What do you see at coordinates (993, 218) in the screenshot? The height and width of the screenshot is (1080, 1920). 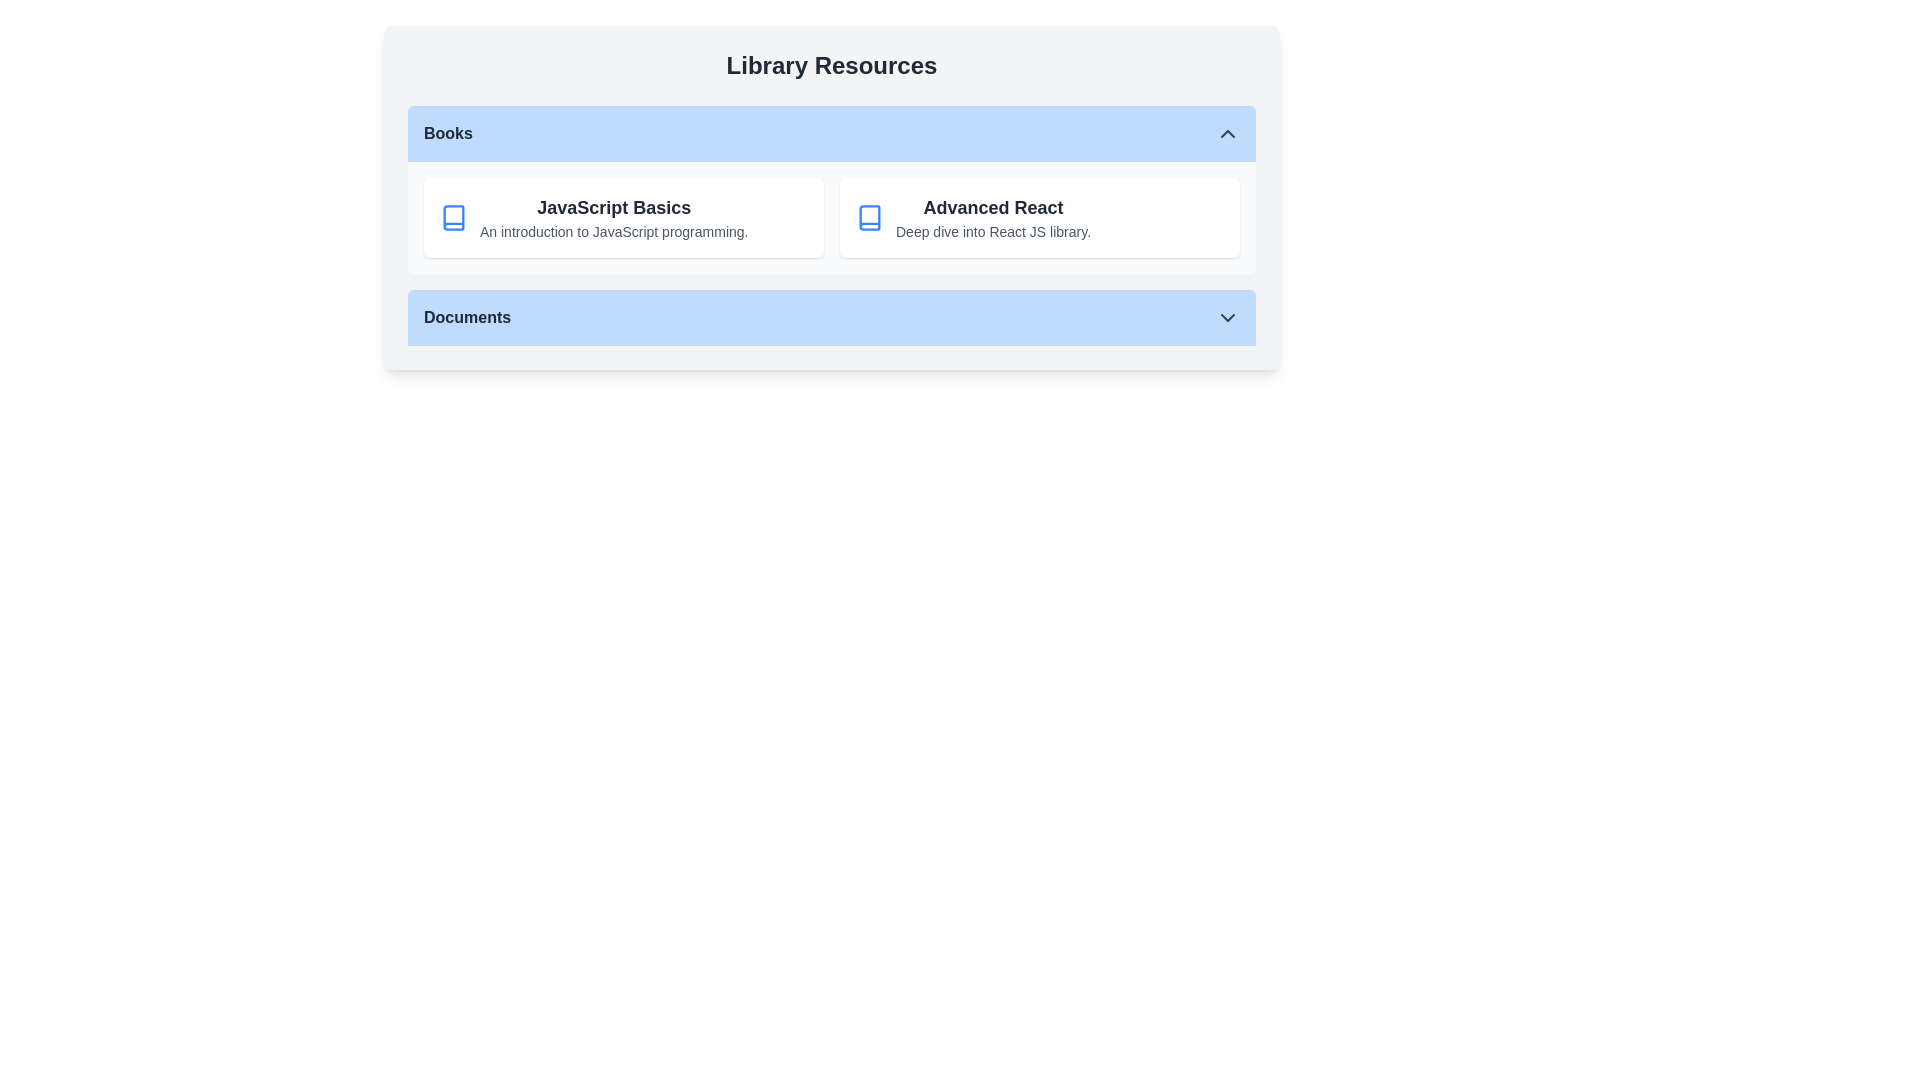 I see `the label representing the library resource titled 'Advanced React', which is located on the right side of the 'Books' section under educational topics` at bounding box center [993, 218].